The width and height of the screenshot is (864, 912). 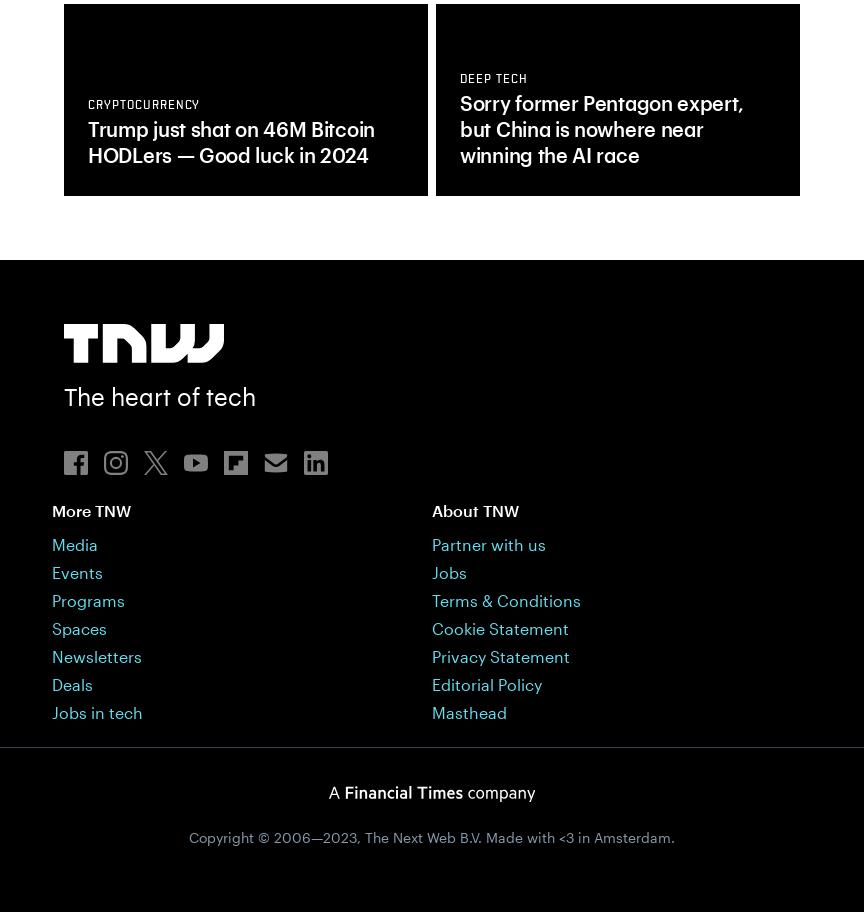 What do you see at coordinates (143, 105) in the screenshot?
I see `'cryptocurrency'` at bounding box center [143, 105].